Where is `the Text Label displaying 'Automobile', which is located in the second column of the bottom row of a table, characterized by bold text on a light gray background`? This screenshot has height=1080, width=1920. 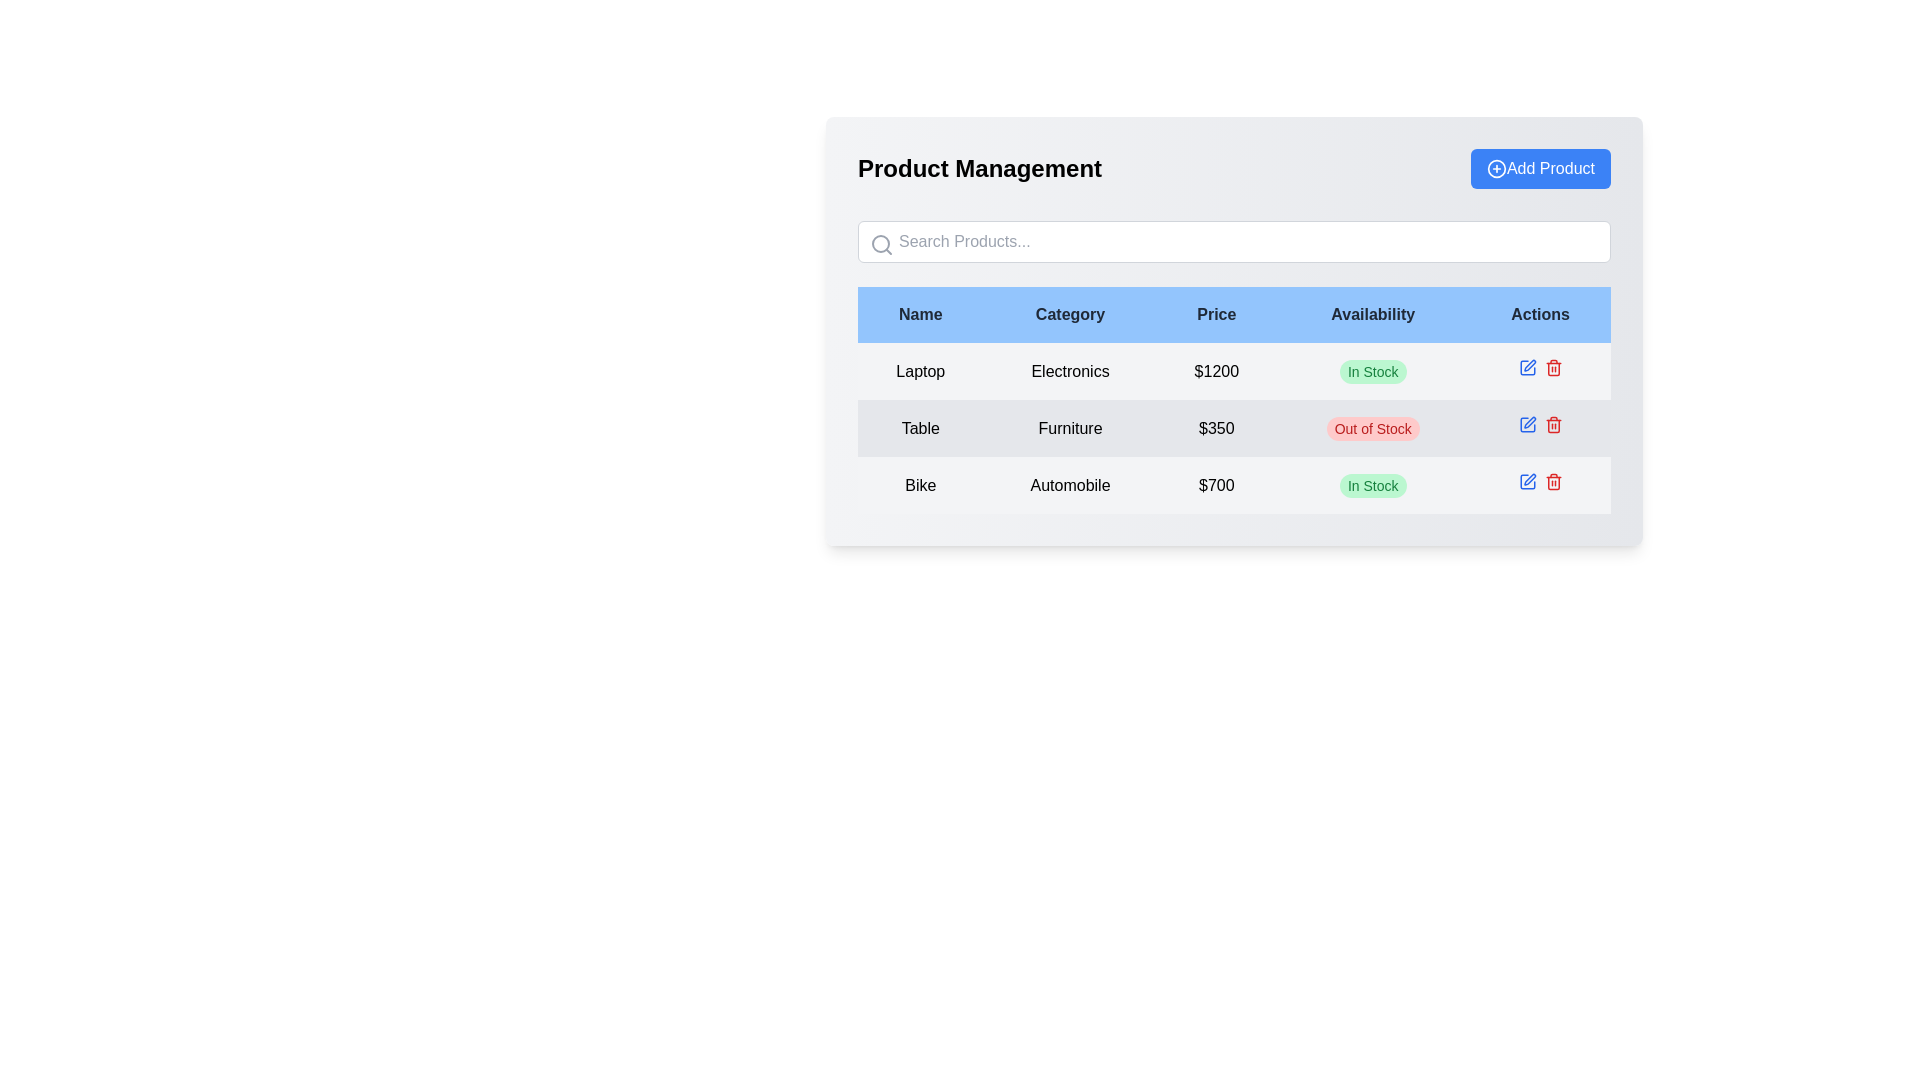
the Text Label displaying 'Automobile', which is located in the second column of the bottom row of a table, characterized by bold text on a light gray background is located at coordinates (1069, 485).